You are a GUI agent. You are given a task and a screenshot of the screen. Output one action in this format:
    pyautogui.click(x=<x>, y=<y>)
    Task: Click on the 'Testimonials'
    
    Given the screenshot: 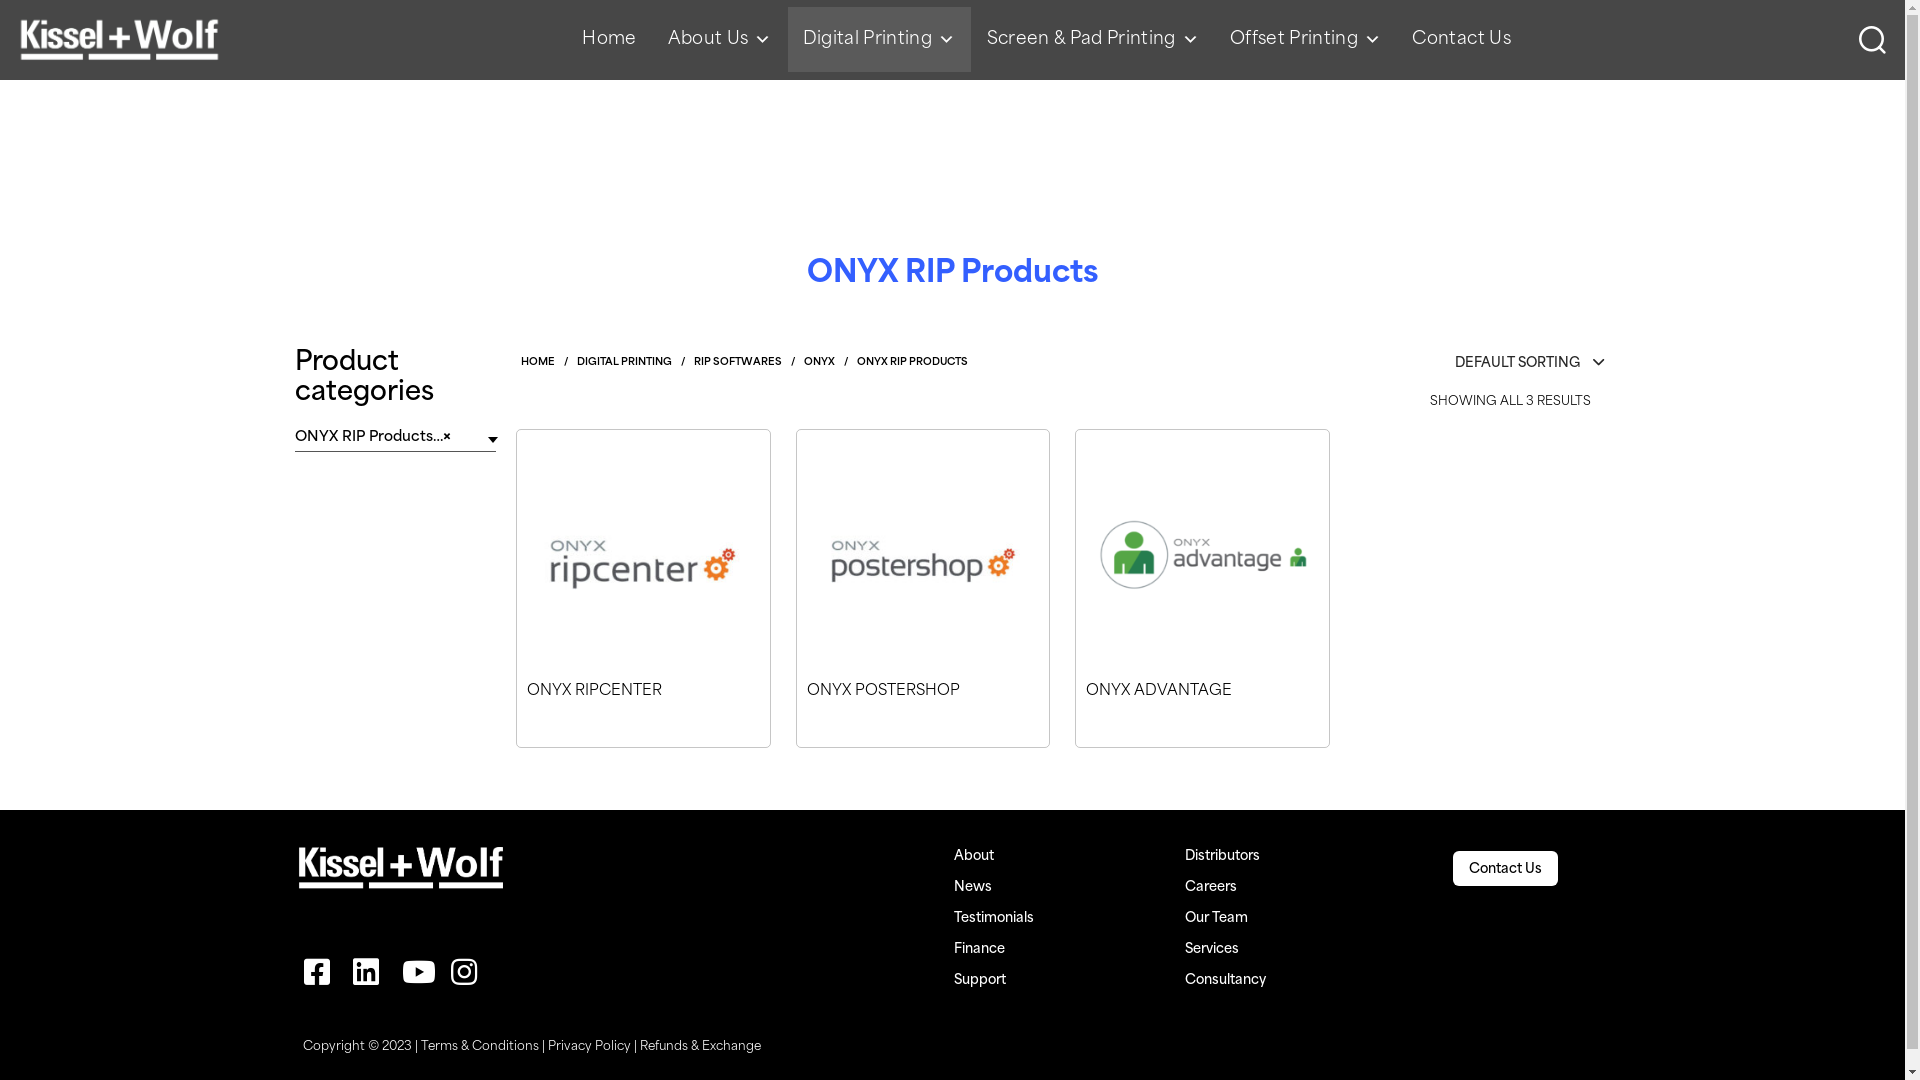 What is the action you would take?
    pyautogui.click(x=953, y=918)
    